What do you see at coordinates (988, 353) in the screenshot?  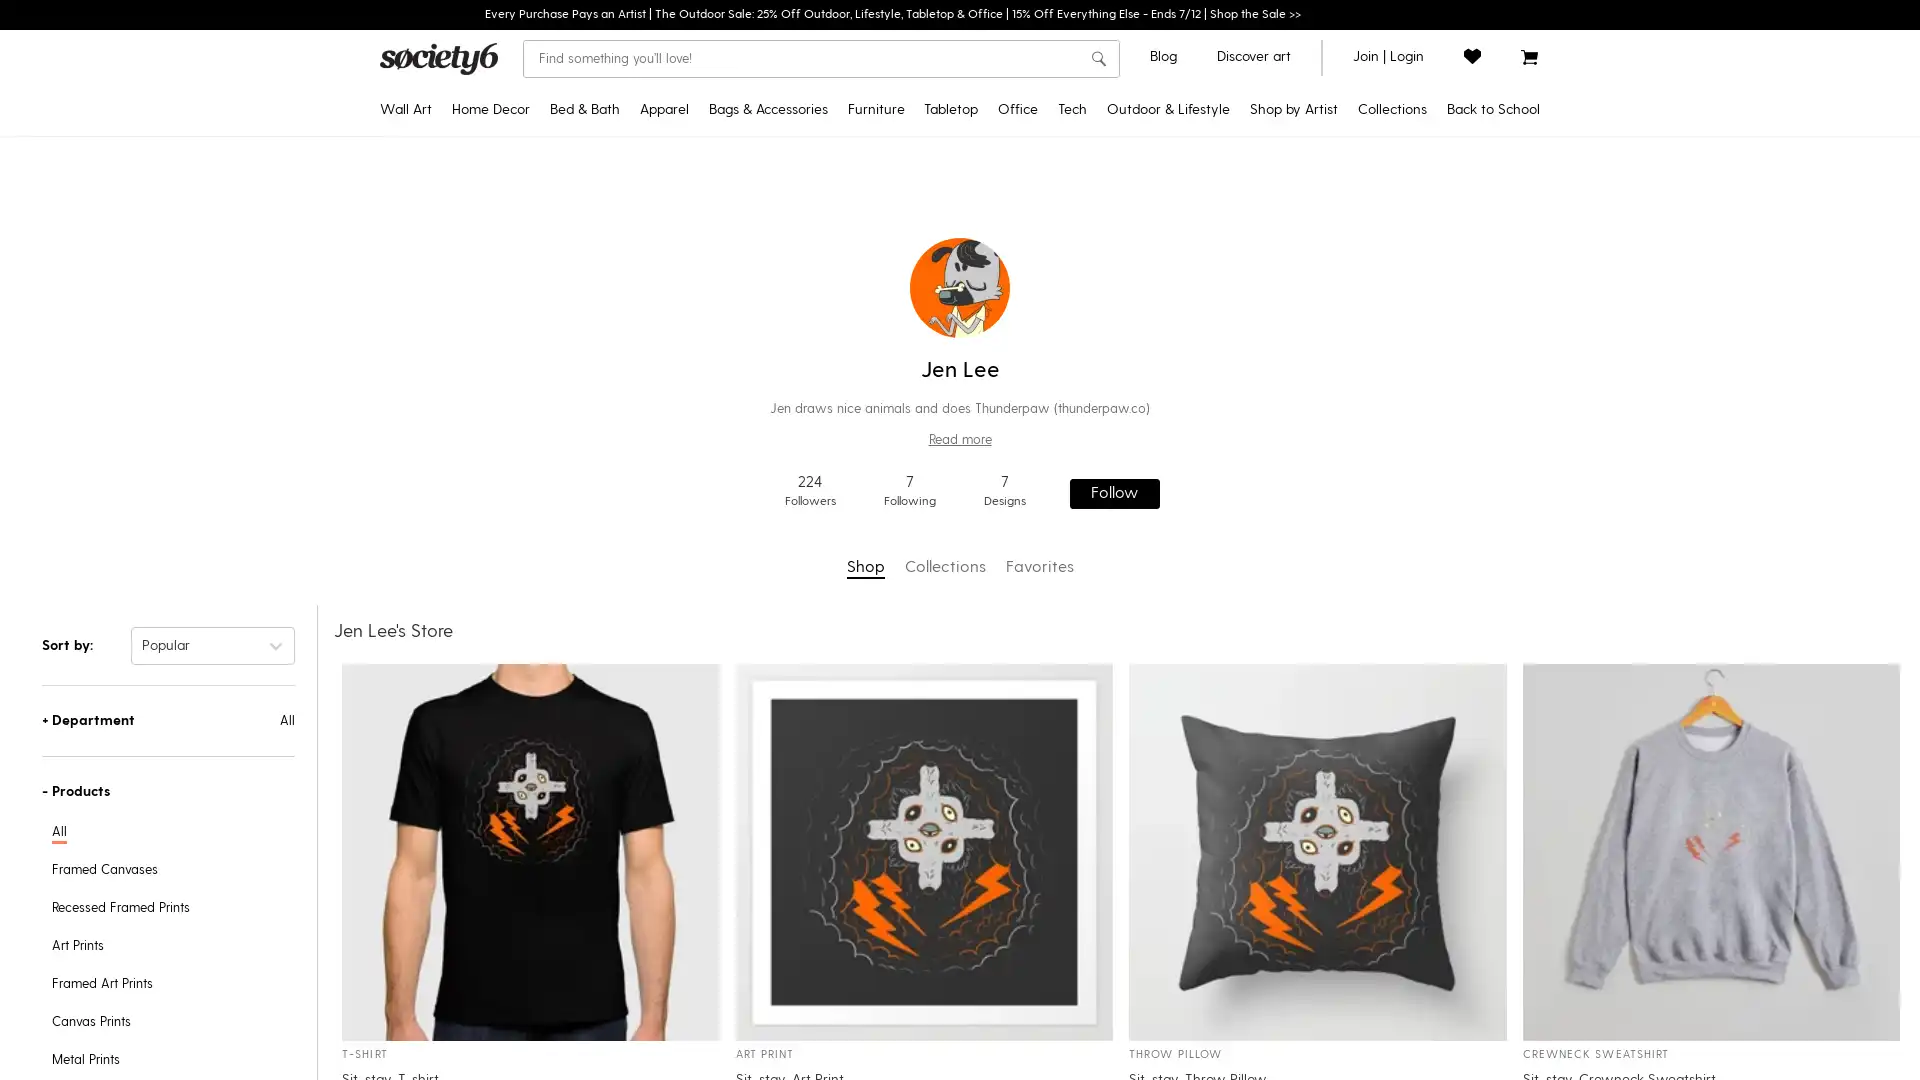 I see `Water Bottles` at bounding box center [988, 353].